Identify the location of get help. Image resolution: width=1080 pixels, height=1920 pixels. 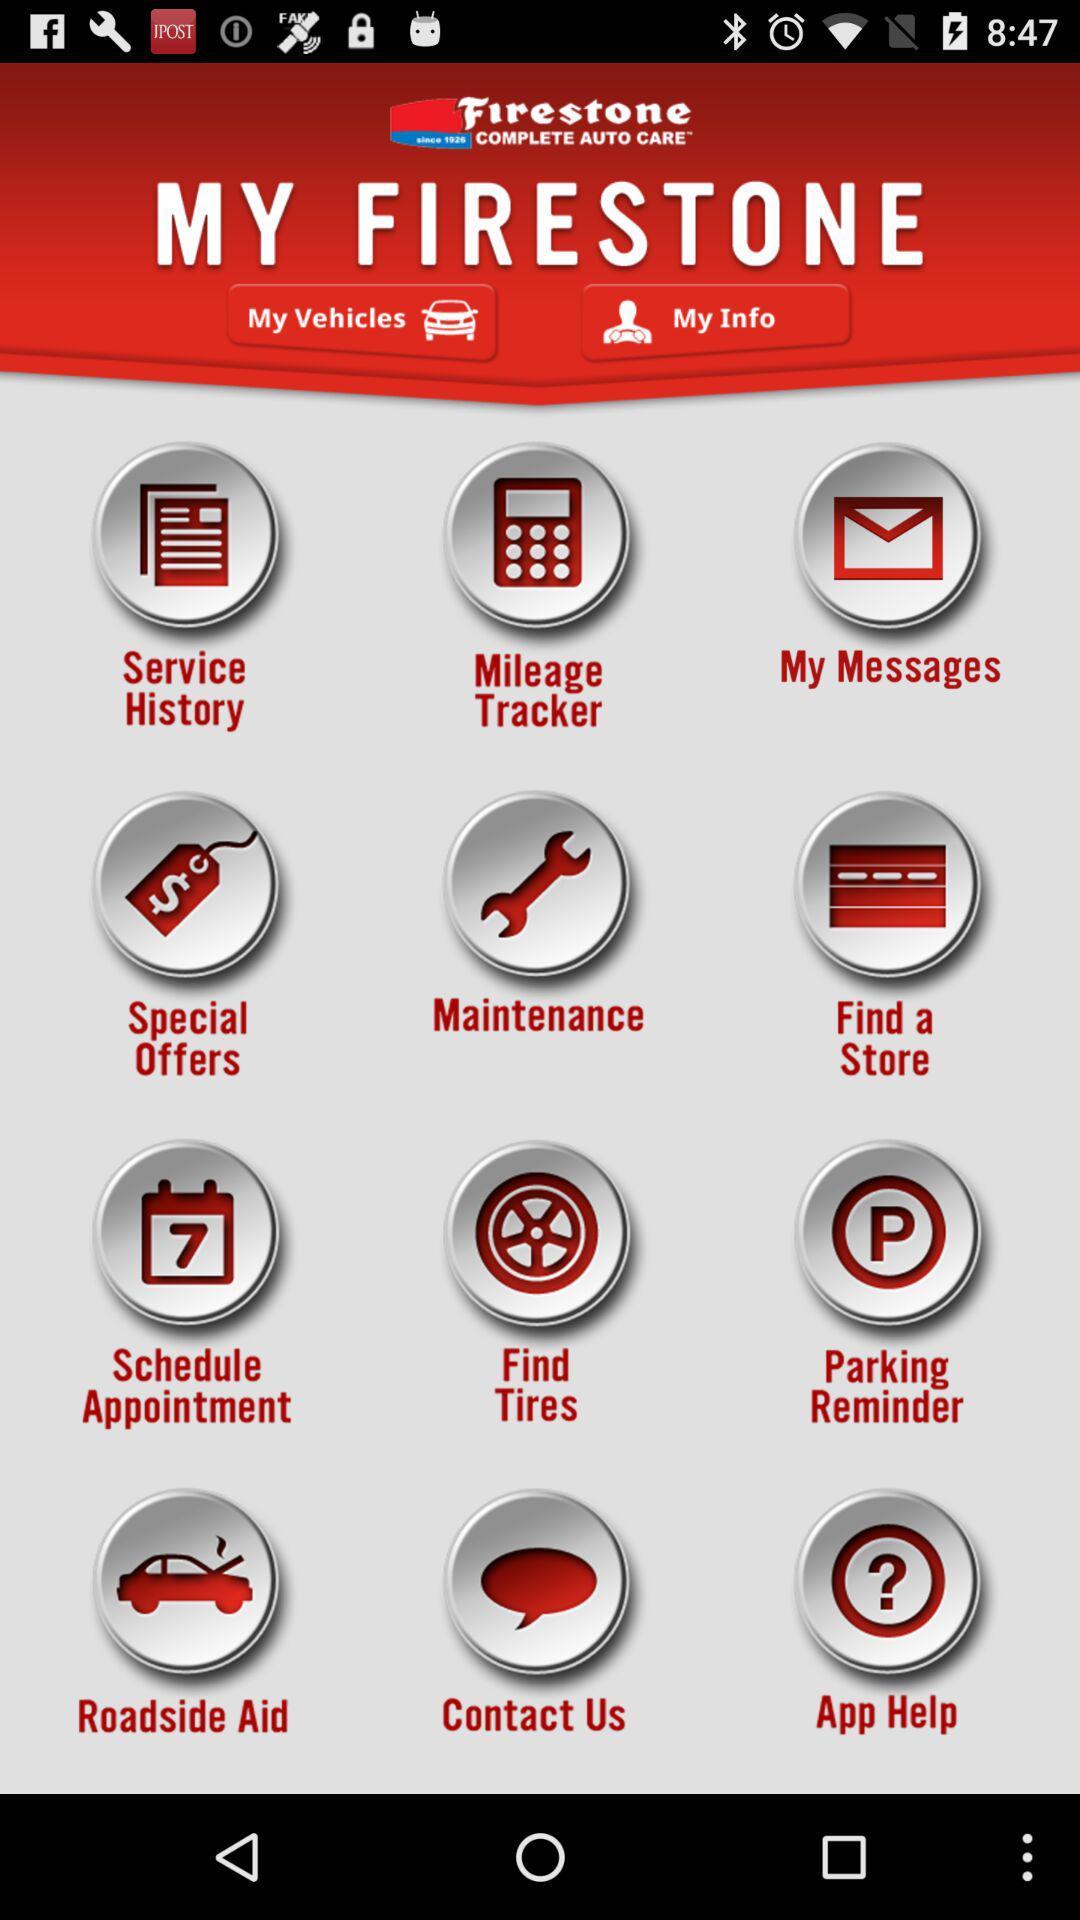
(890, 1633).